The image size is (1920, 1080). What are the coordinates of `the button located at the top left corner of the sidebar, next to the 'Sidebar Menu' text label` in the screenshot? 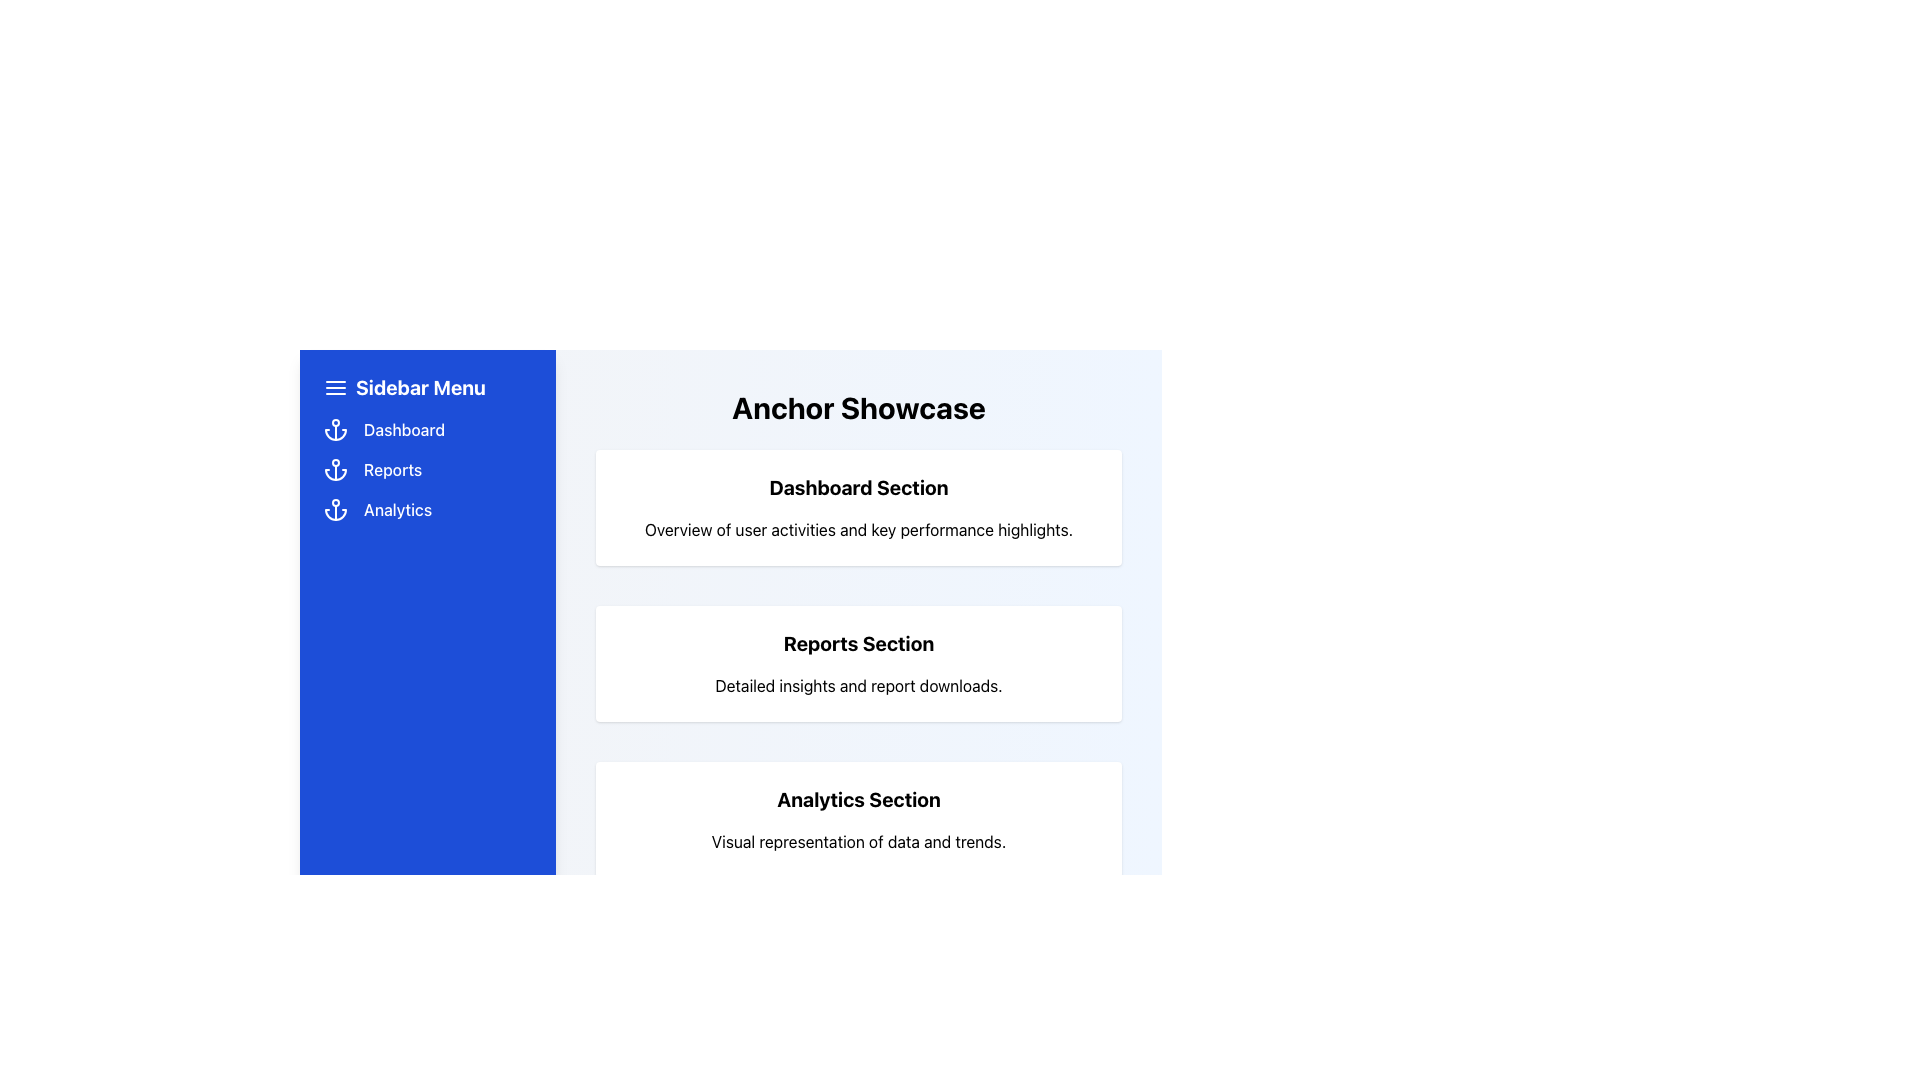 It's located at (336, 388).